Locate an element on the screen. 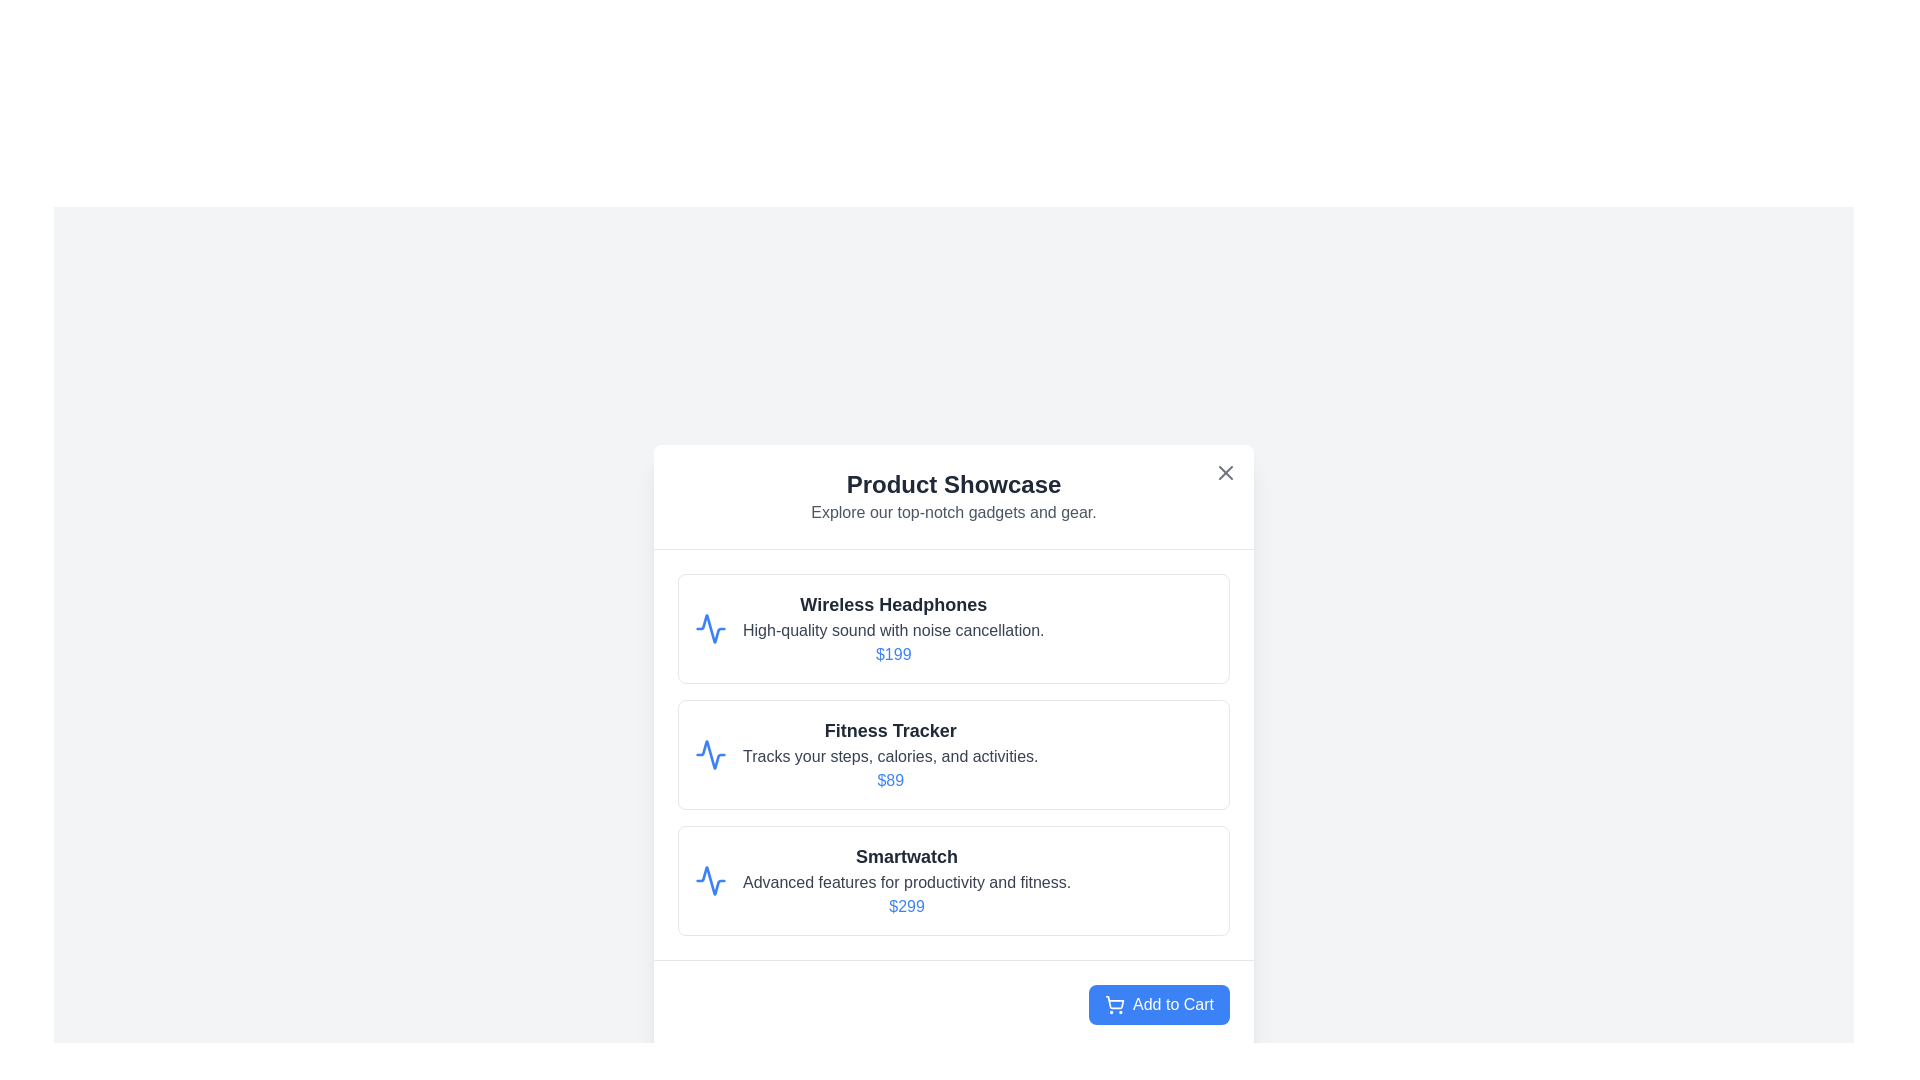 The image size is (1920, 1080). the title text 'Product Showcase', which is styled in bold and large dark gray font, positioned at the top of the section above the description text is located at coordinates (953, 485).